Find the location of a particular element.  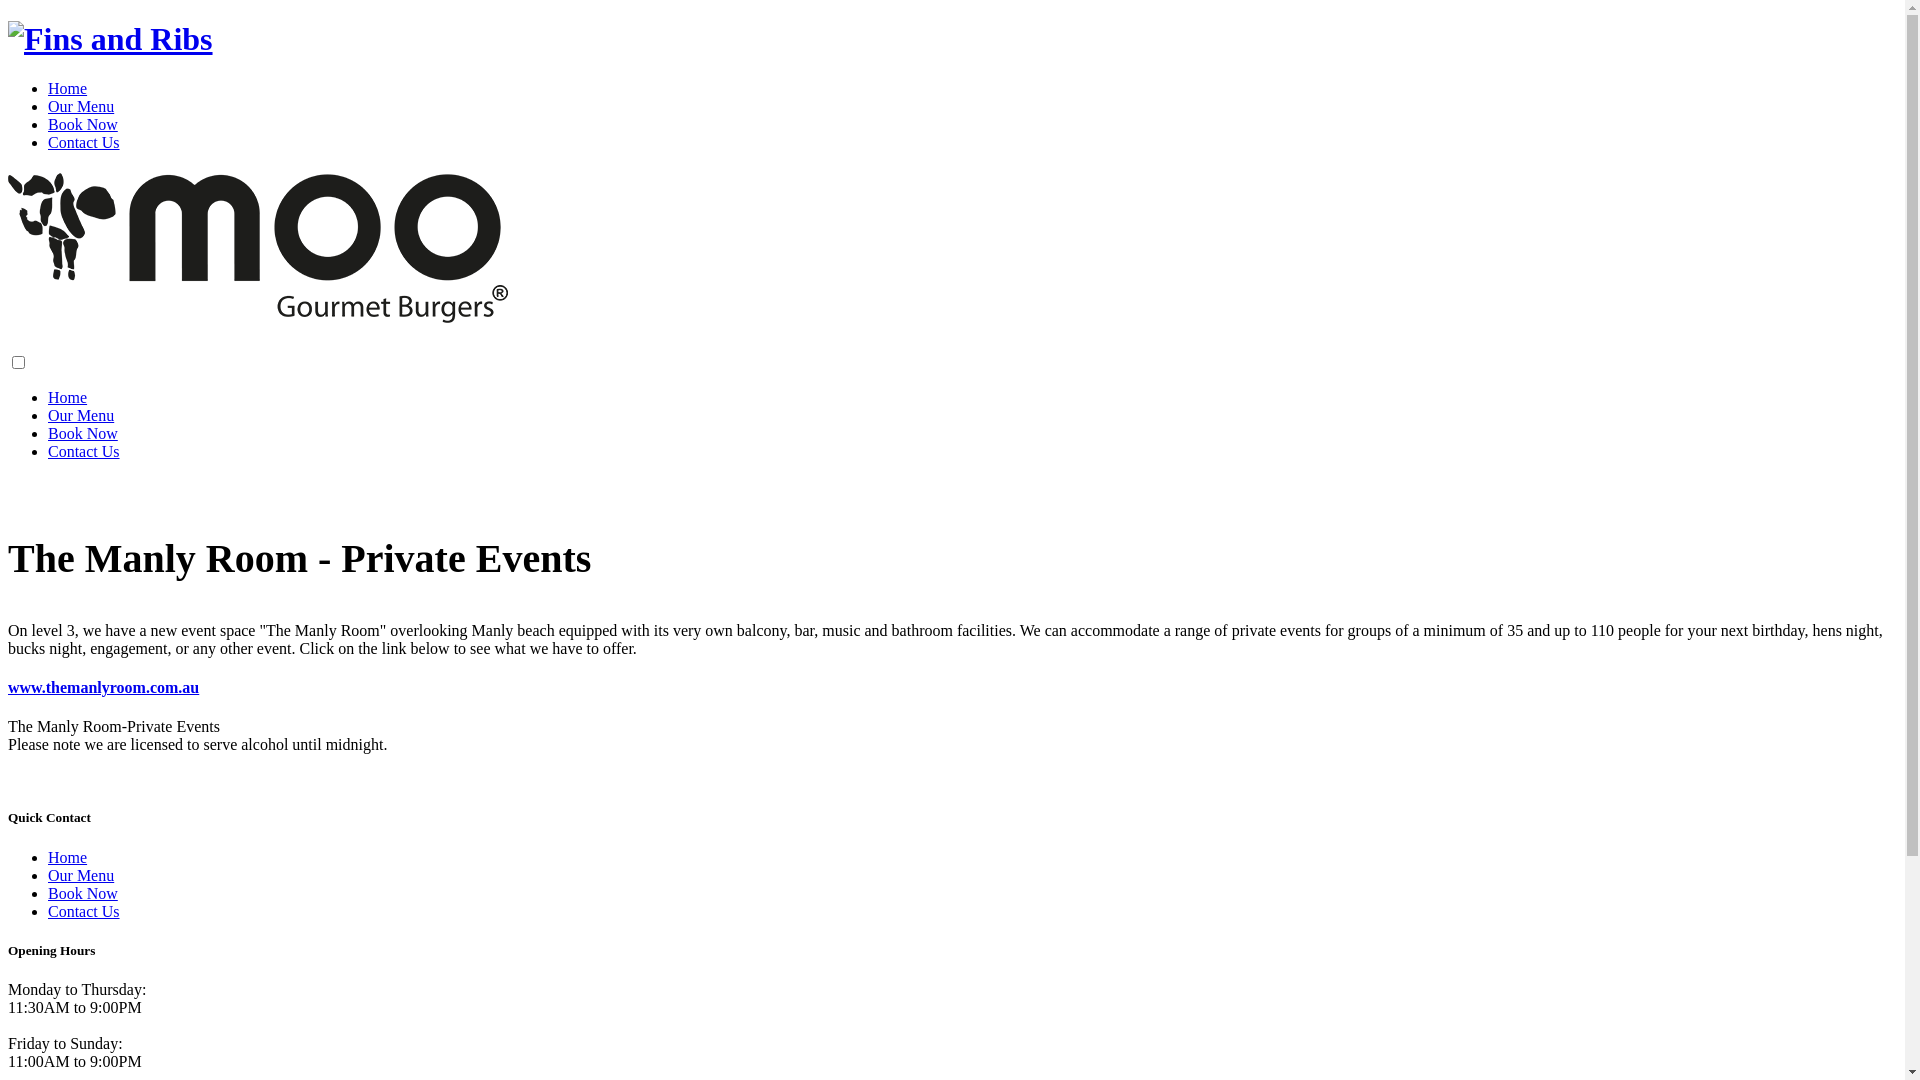

'Book Now' is located at coordinates (48, 124).